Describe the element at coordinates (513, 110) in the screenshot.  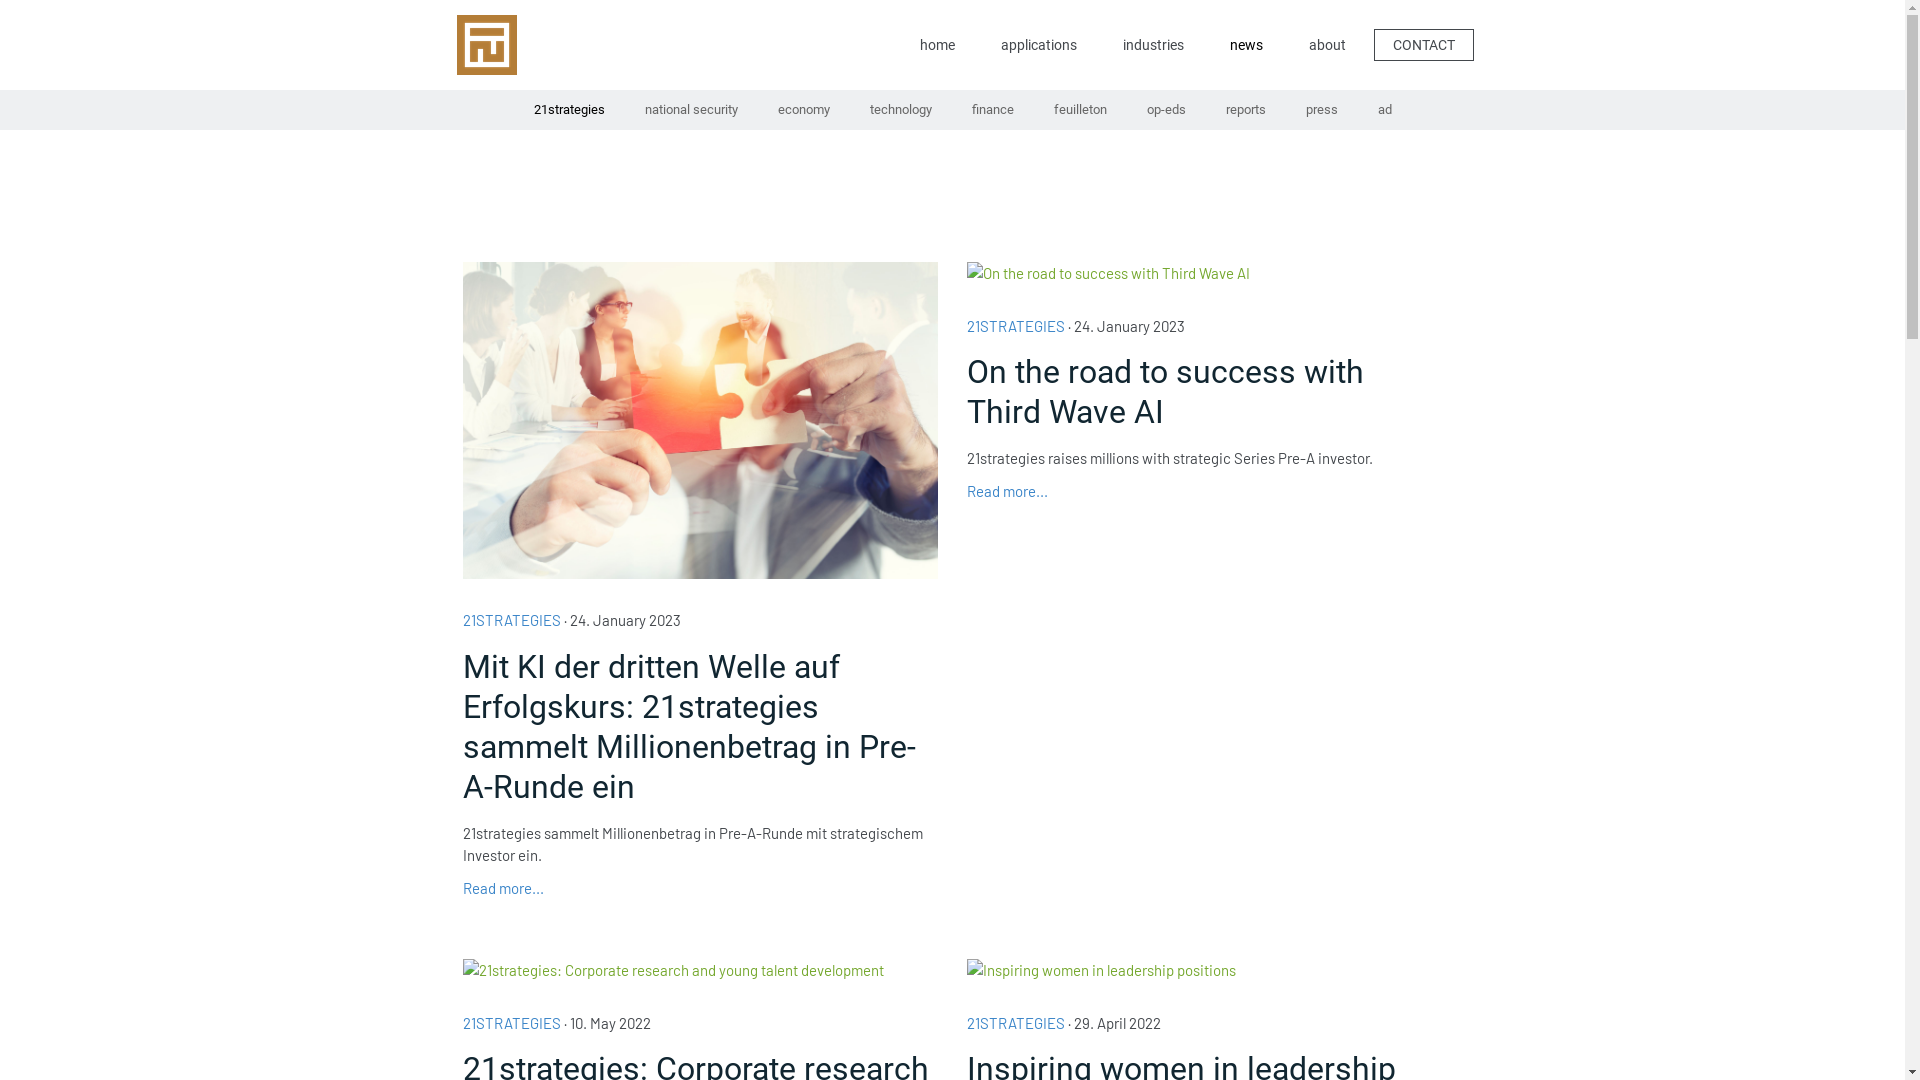
I see `'21strategies'` at that location.